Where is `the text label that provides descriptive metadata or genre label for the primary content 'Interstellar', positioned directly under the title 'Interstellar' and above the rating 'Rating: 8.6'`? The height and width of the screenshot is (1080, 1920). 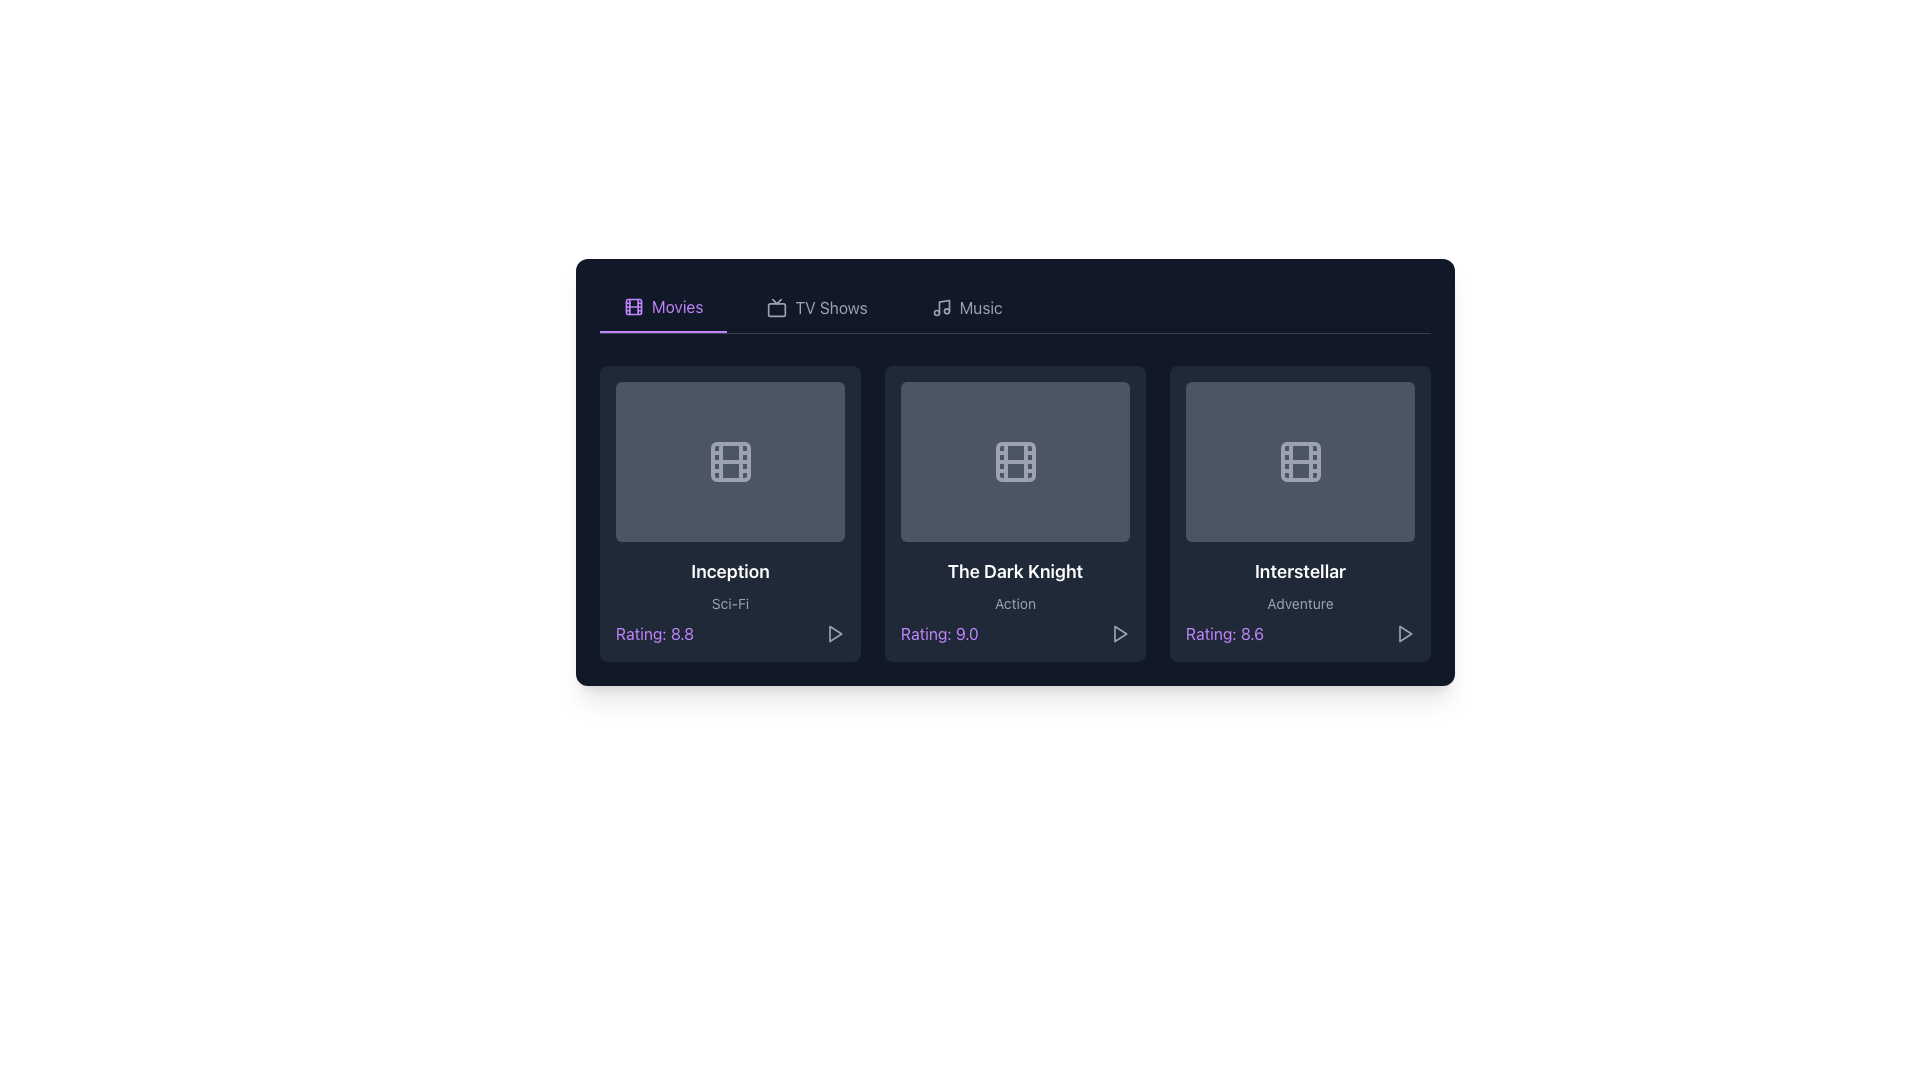
the text label that provides descriptive metadata or genre label for the primary content 'Interstellar', positioned directly under the title 'Interstellar' and above the rating 'Rating: 8.6' is located at coordinates (1300, 603).